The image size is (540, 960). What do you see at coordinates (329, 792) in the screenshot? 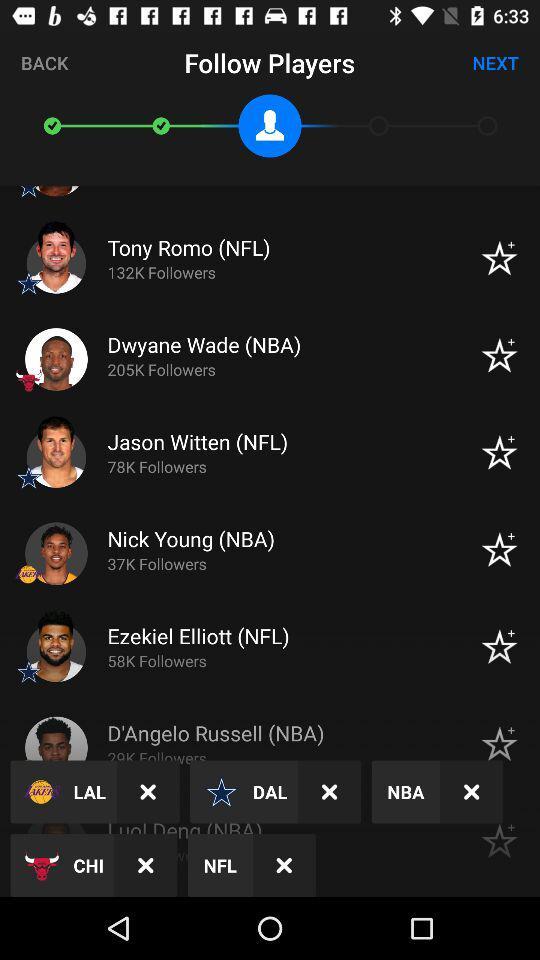
I see `the close icon` at bounding box center [329, 792].